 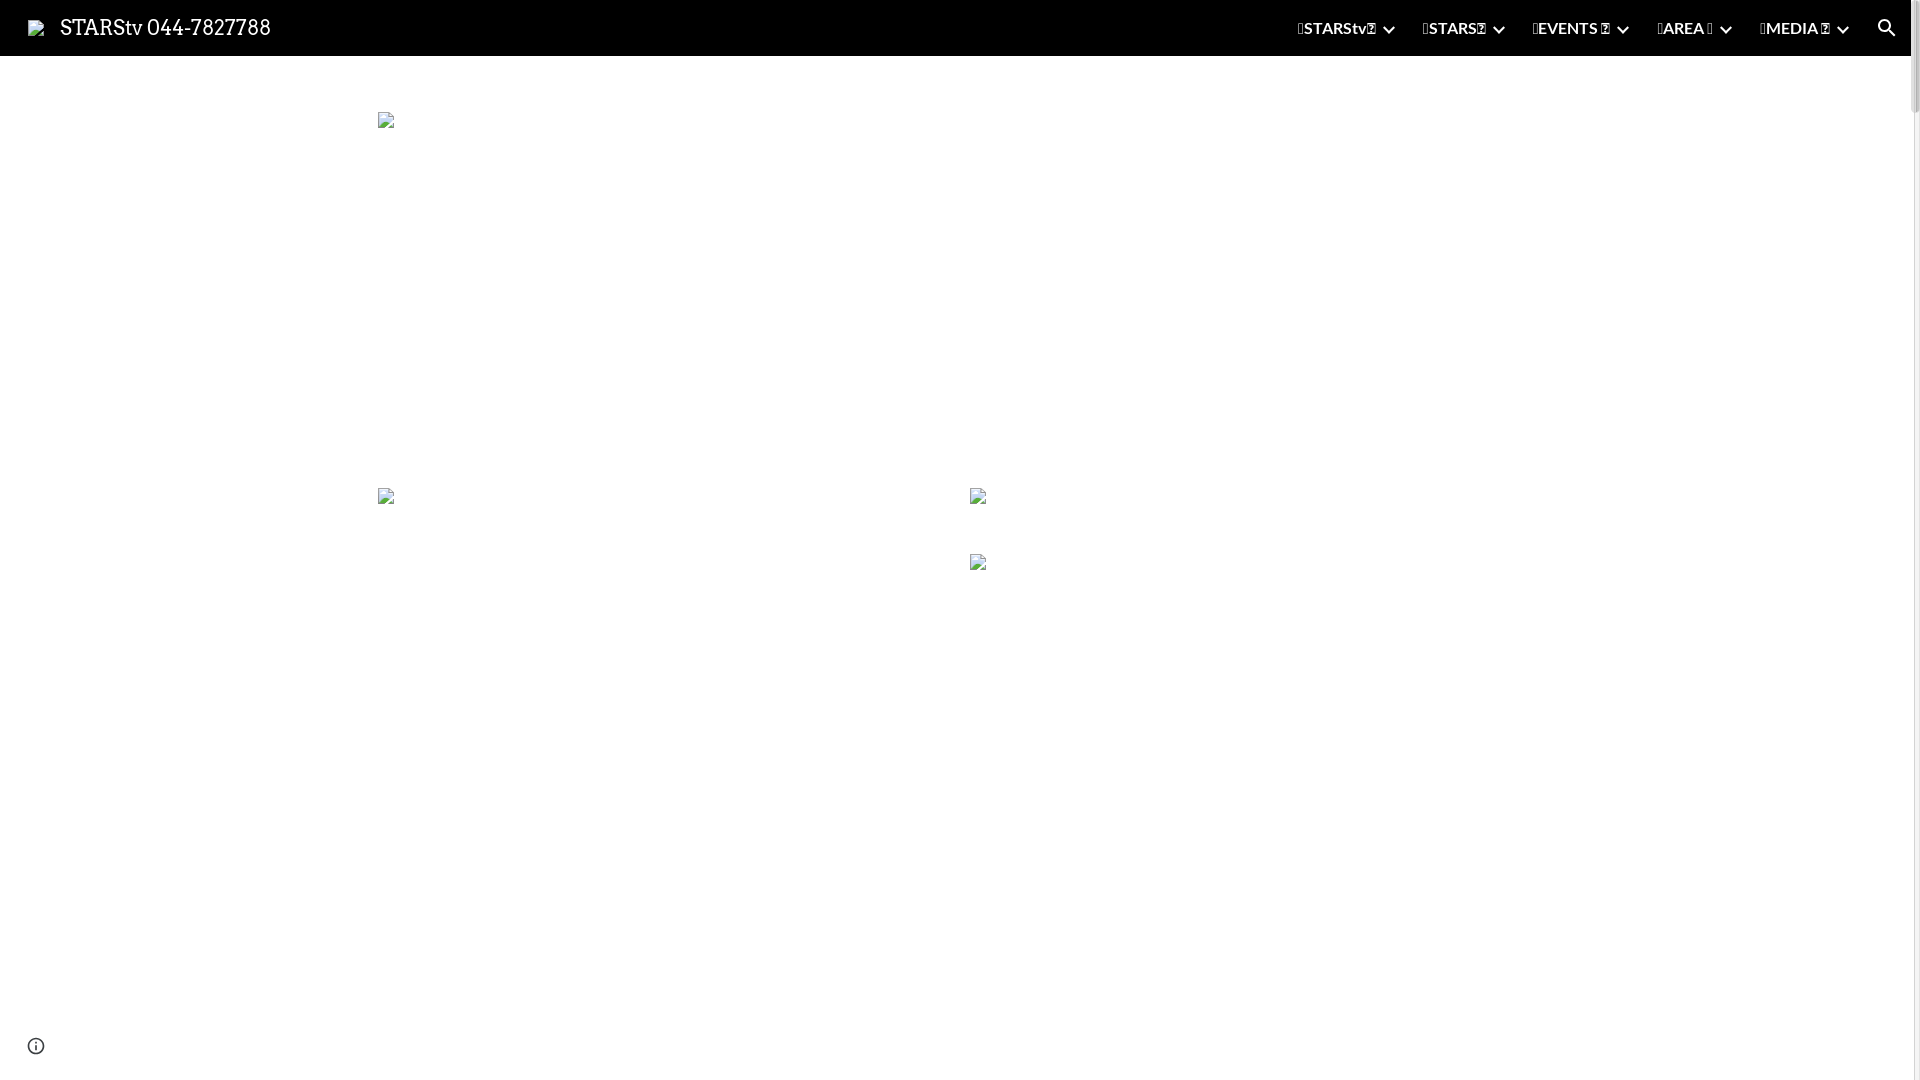 I want to click on 'STARStv 044-7827788', so click(x=148, y=26).